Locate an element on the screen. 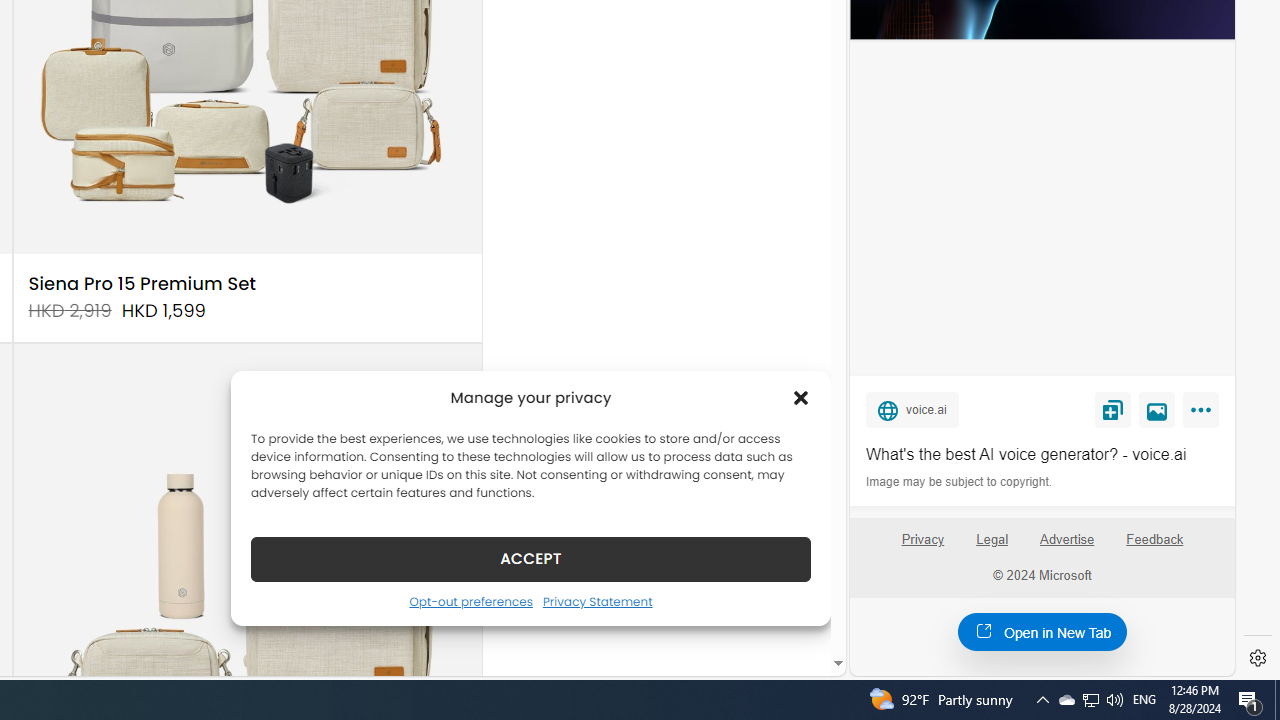 This screenshot has width=1280, height=720. 'Legal' is located at coordinates (992, 547).